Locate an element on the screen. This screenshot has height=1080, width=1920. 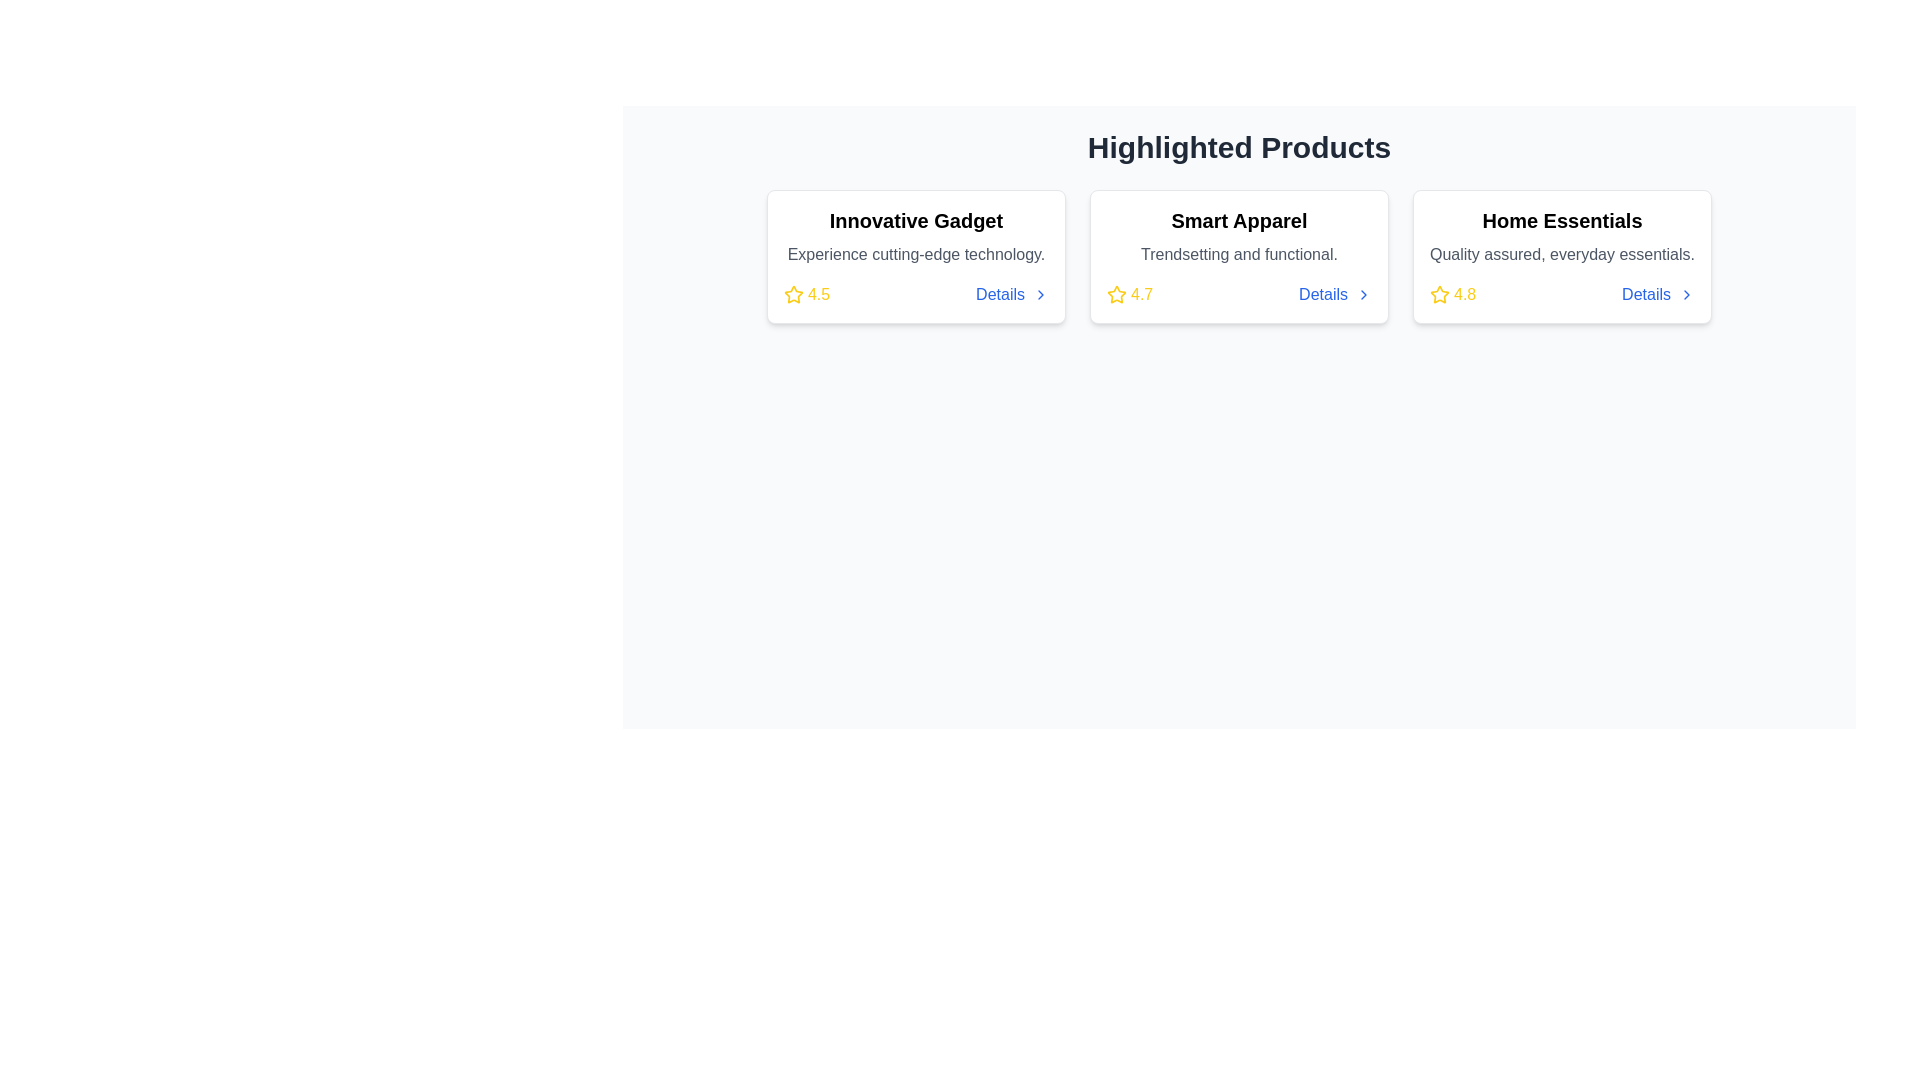
the right-pointing chevron icon next to the 'Details' text link in the second card labeled 'Smart Apparel' is located at coordinates (1362, 294).